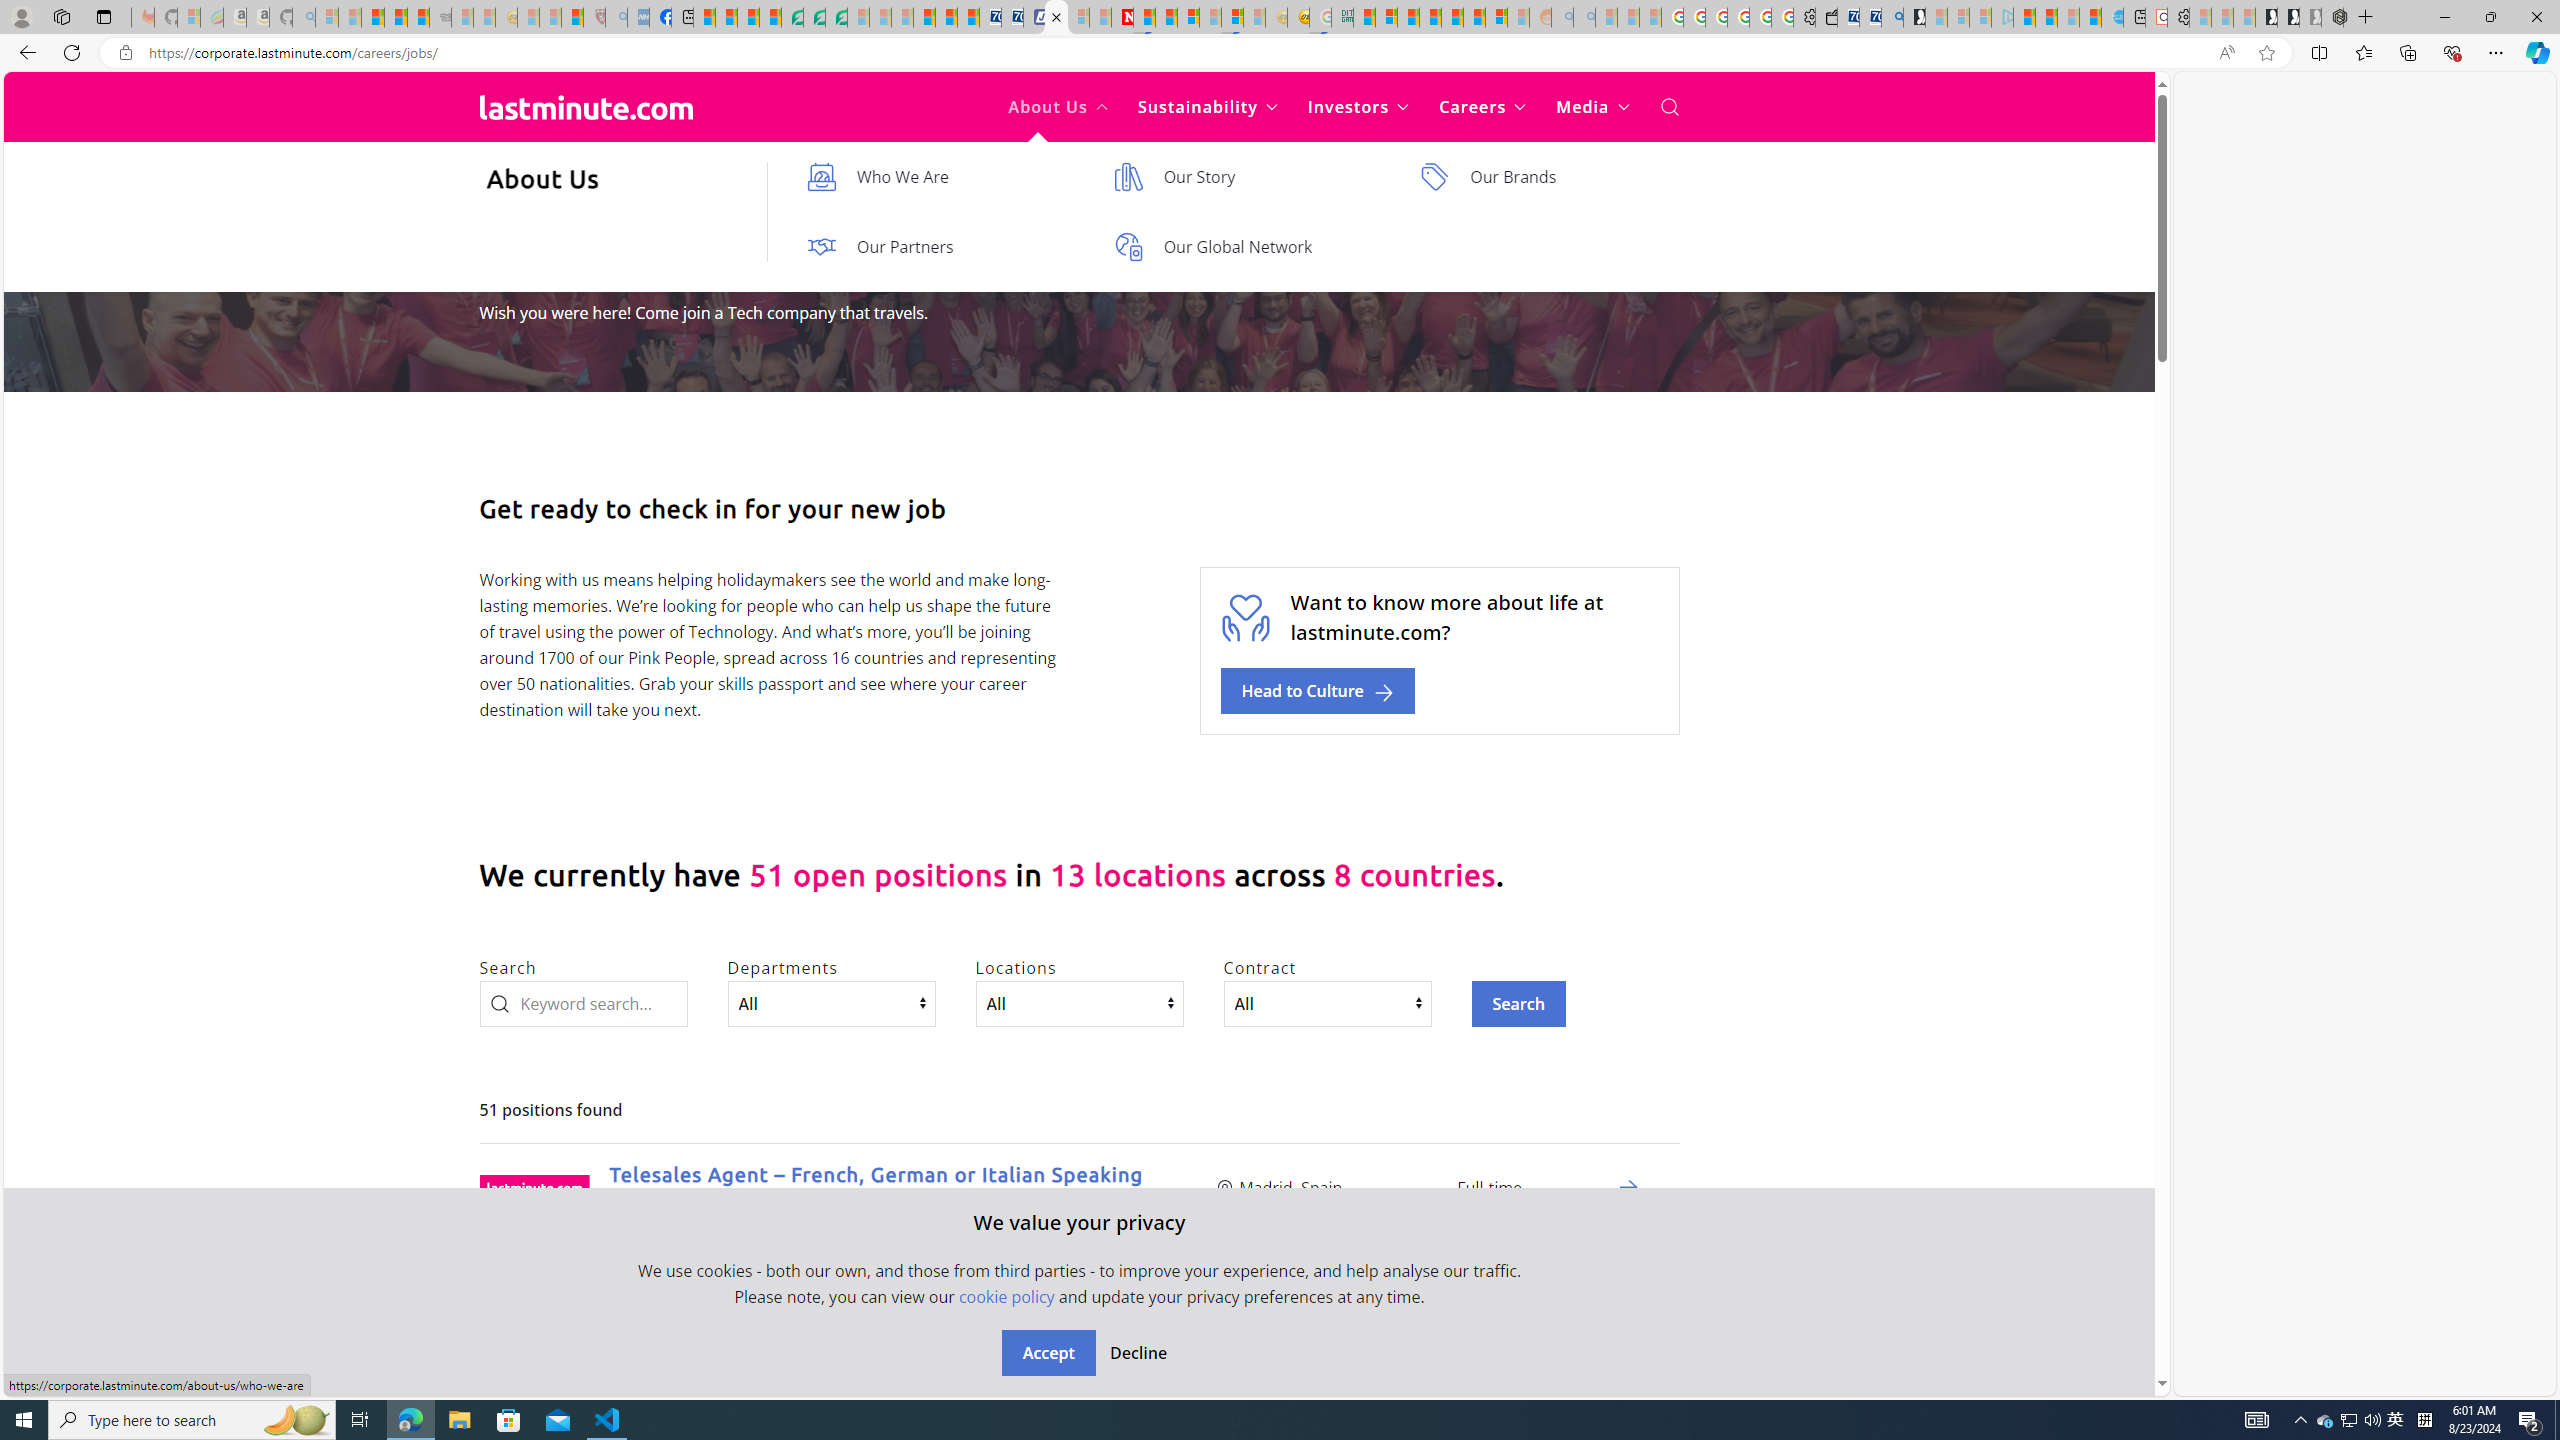 The width and height of the screenshot is (2560, 1440). I want to click on 'Microsoft Start Gaming', so click(1912, 16).